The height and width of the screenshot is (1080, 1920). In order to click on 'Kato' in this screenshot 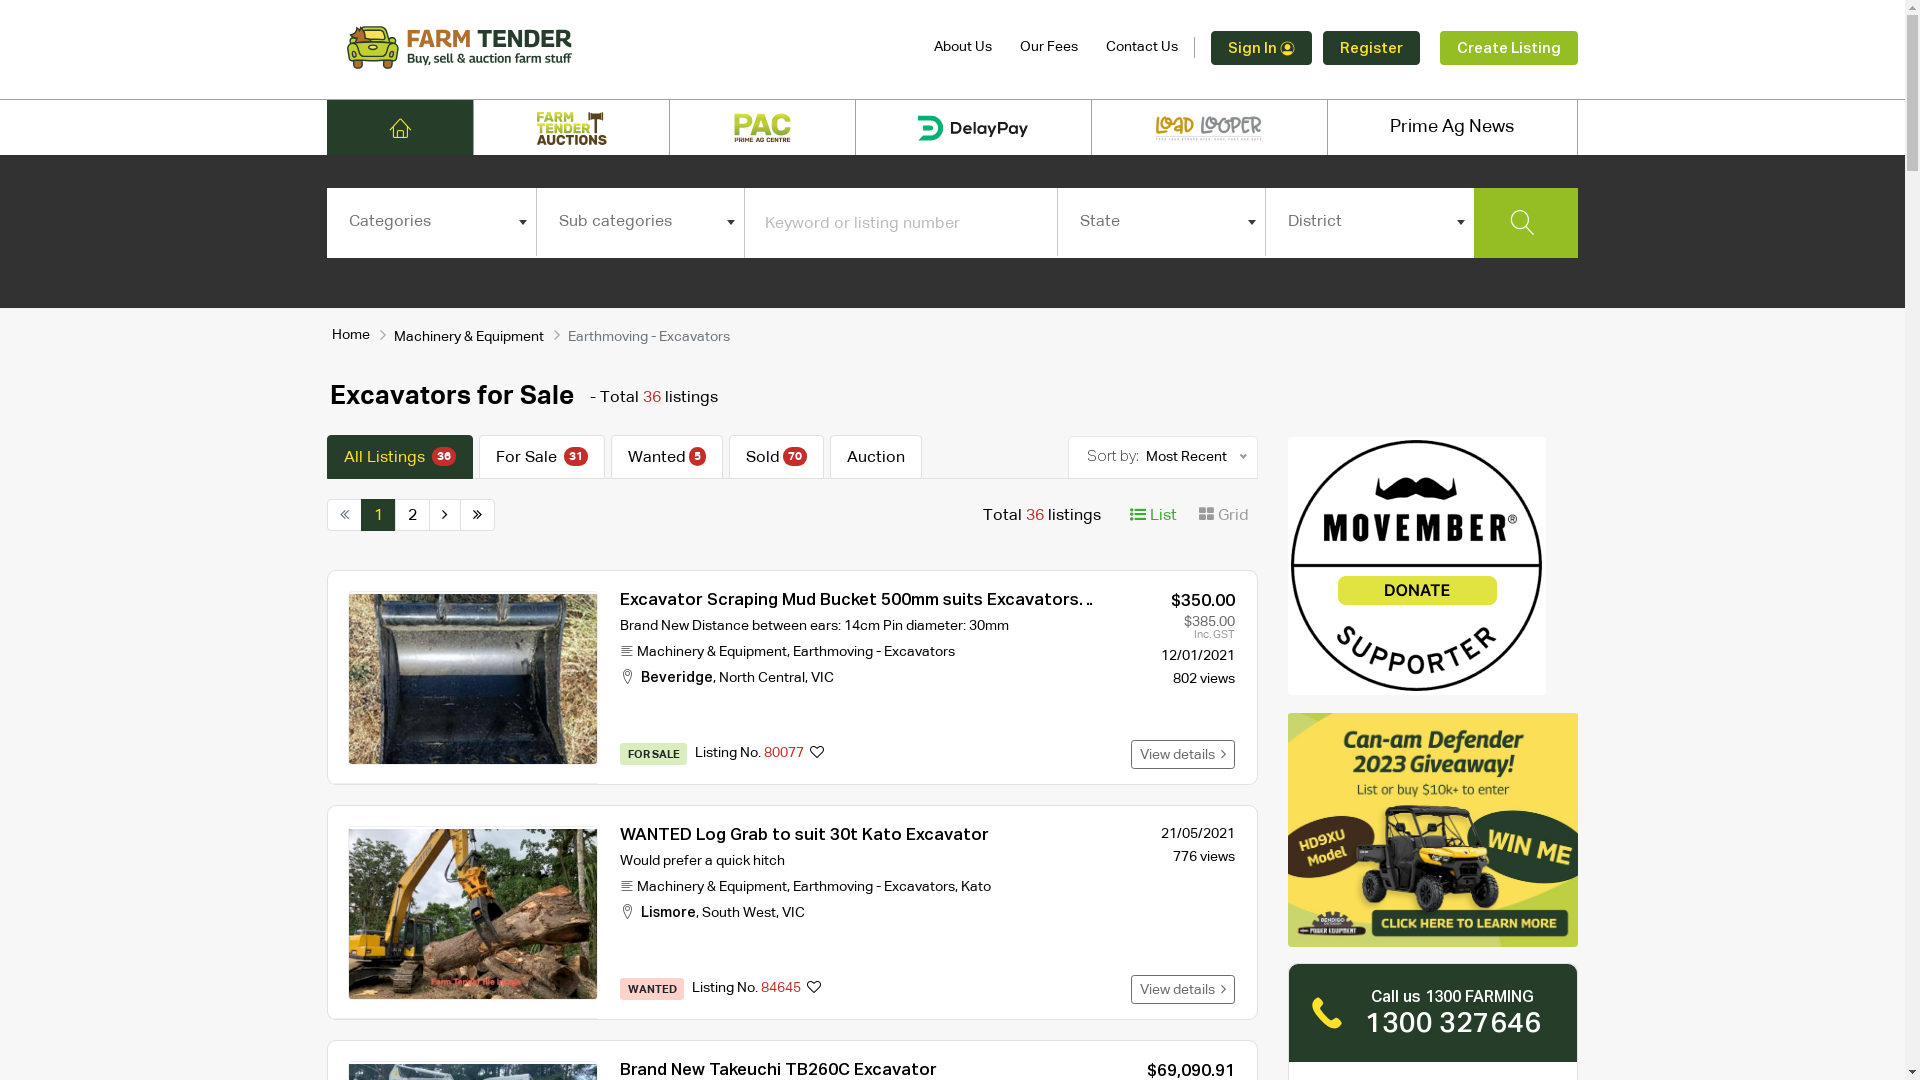, I will do `click(975, 886)`.